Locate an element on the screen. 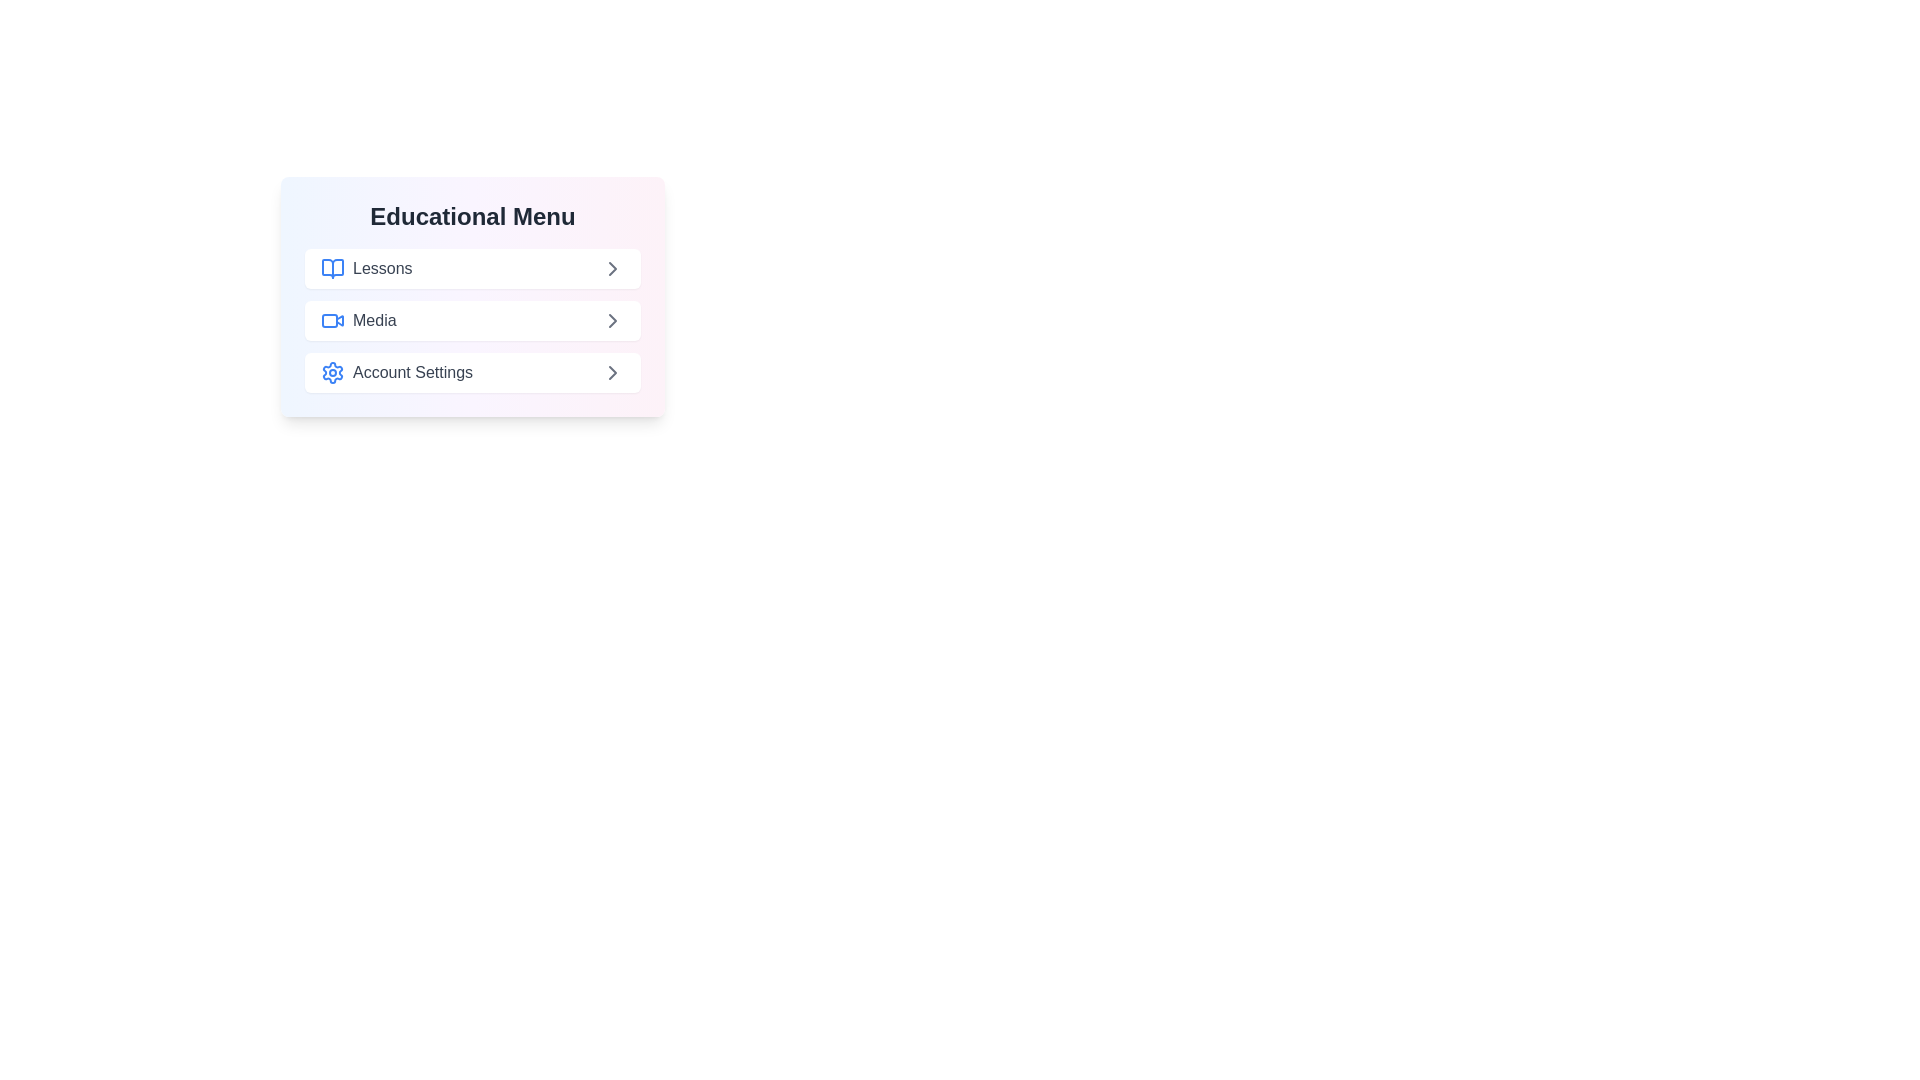  the gray arrow icon with a right-facing chevron design located at the rightmost end of the 'Media' menu item is located at coordinates (612, 319).